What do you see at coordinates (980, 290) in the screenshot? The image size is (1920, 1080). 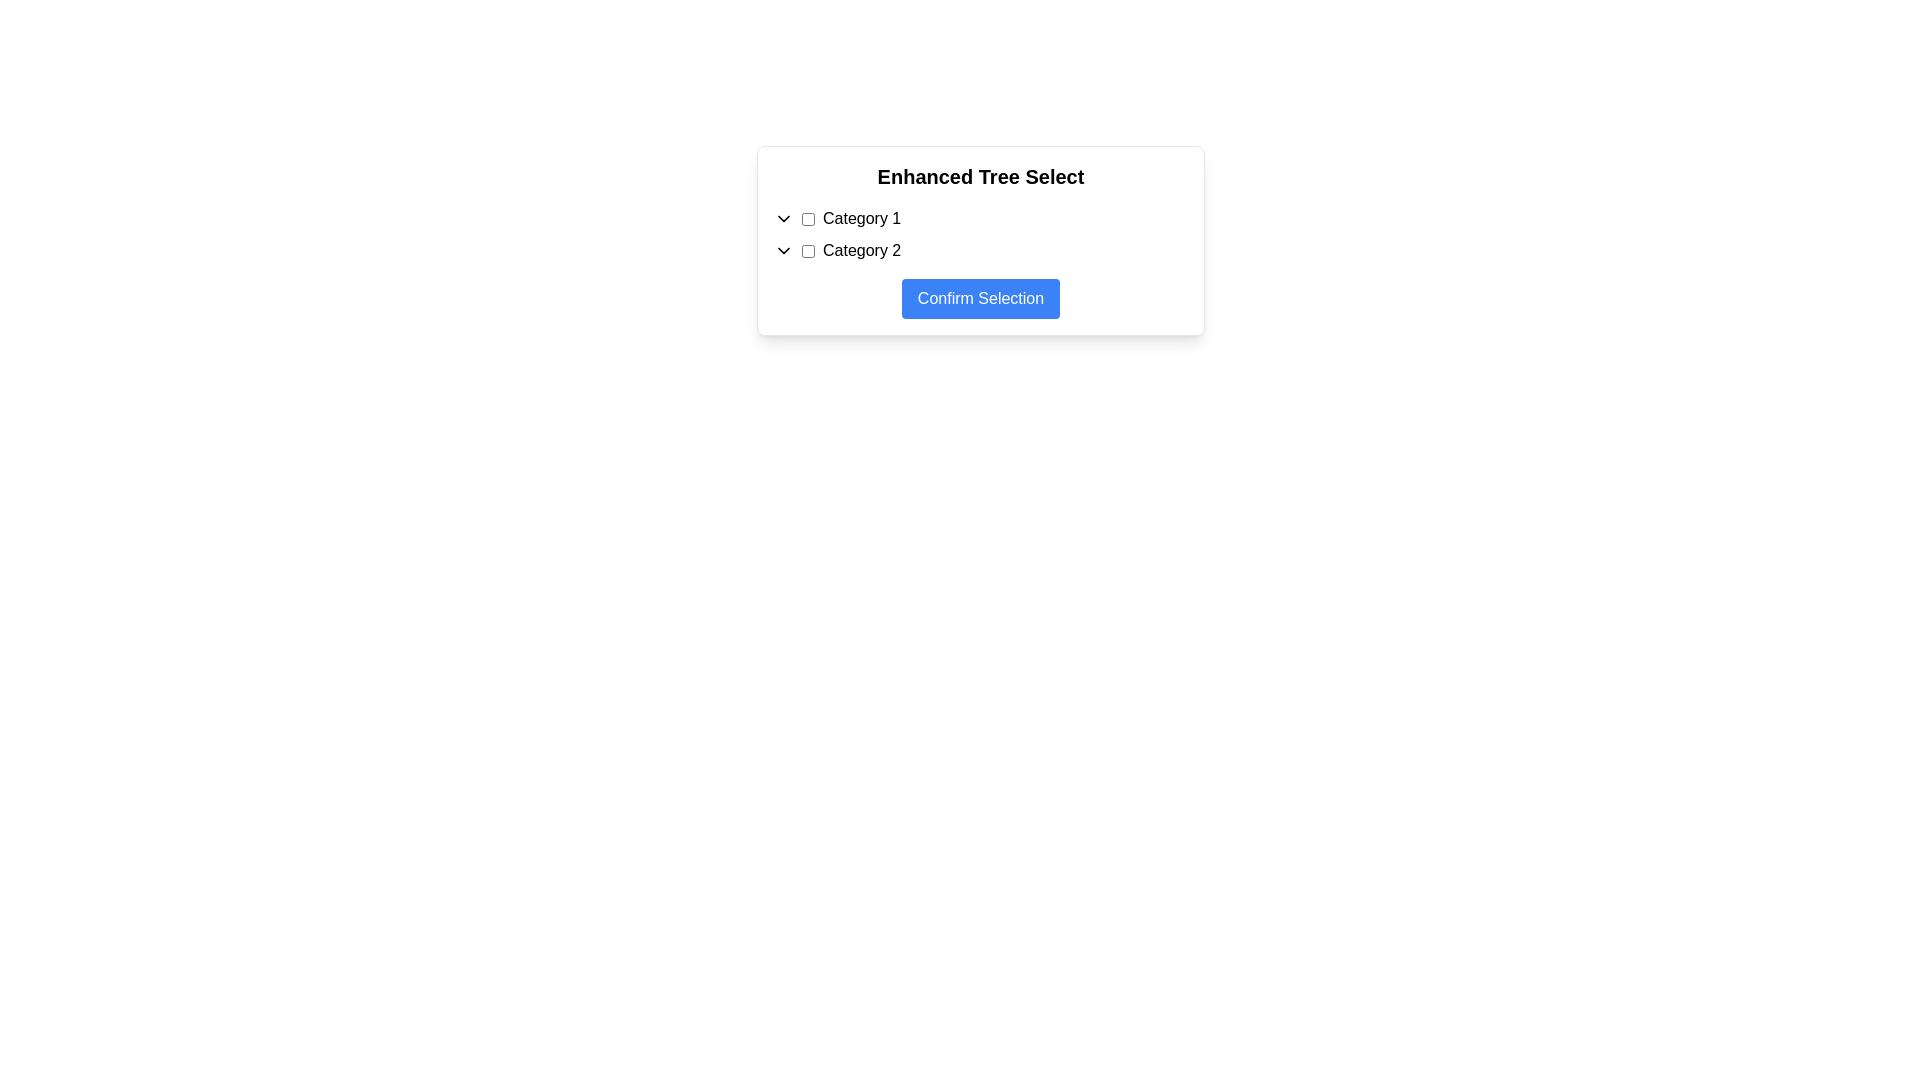 I see `the confirmation button located at the bottom of the card layout to confirm the user's selection from 'Category 1' and 'Category 2'` at bounding box center [980, 290].